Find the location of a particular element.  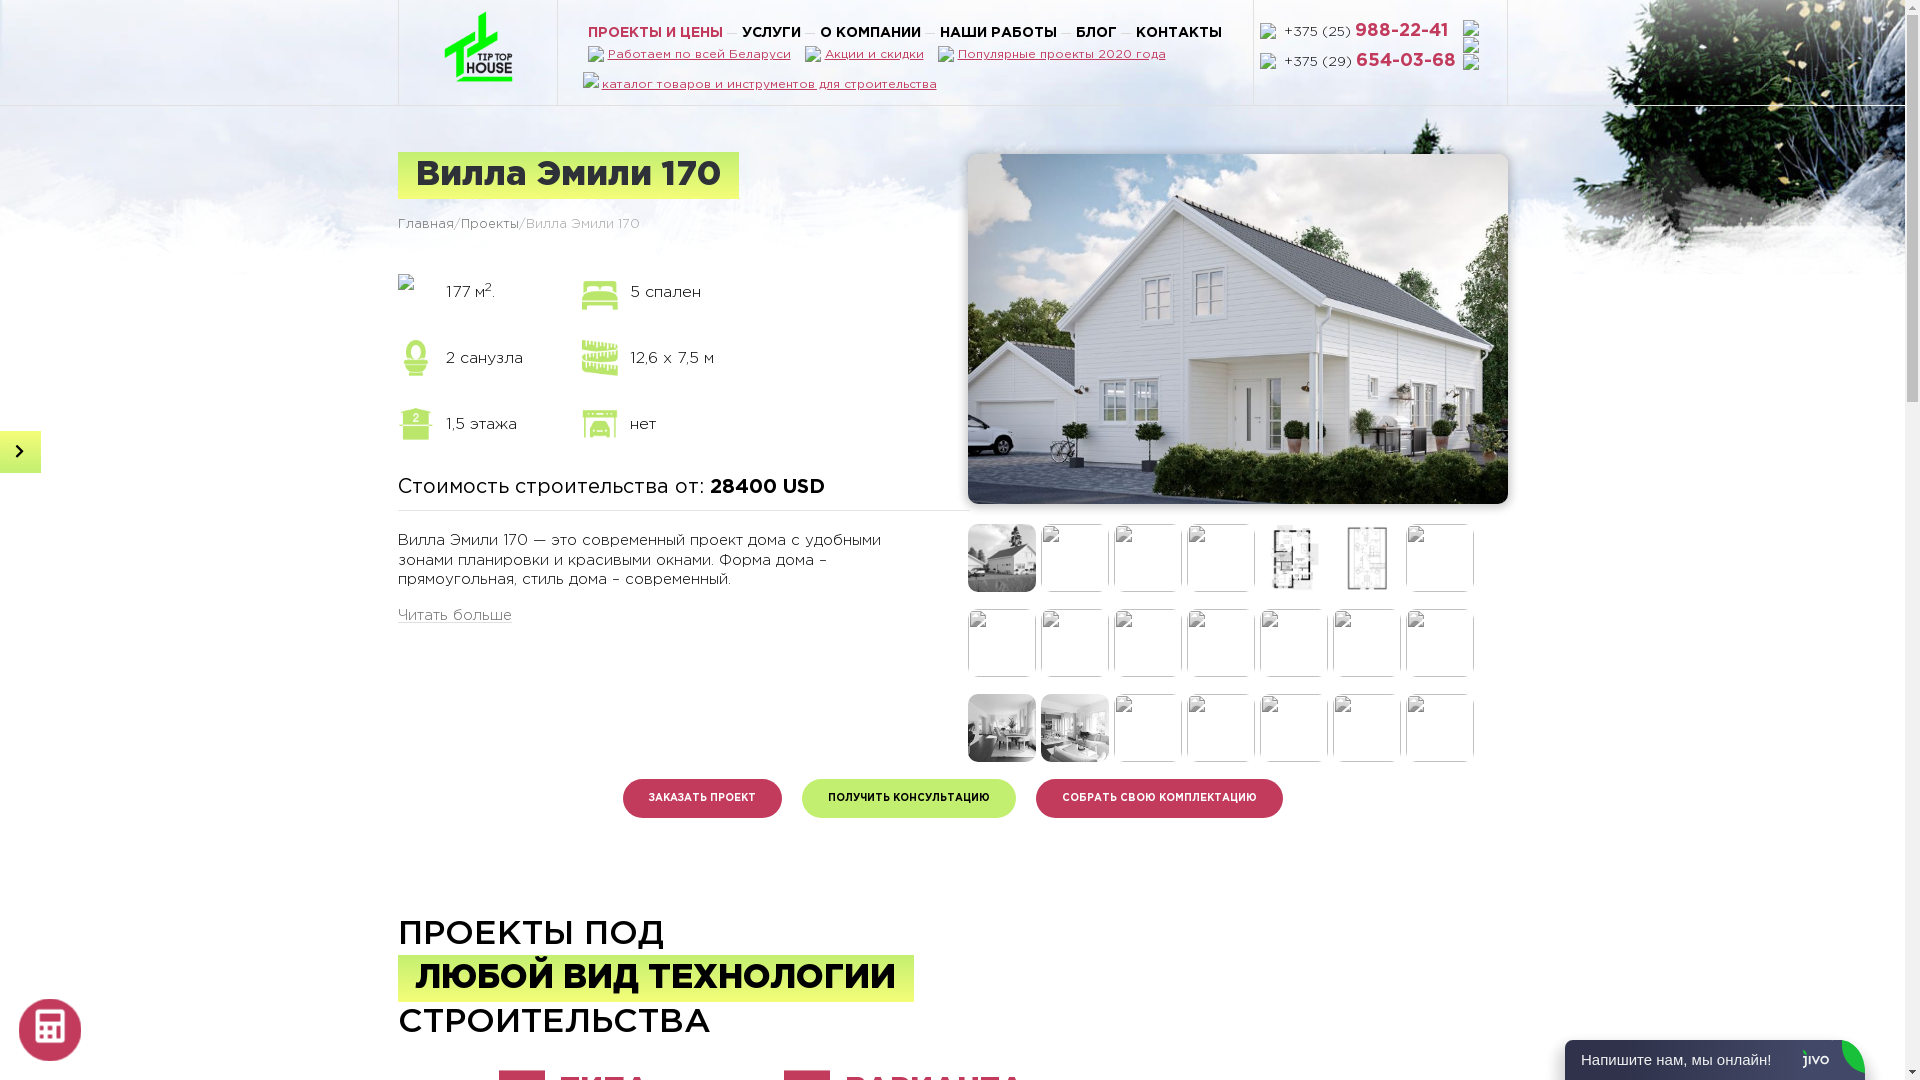

'+375 (29) 654-03-68' is located at coordinates (1368, 60).